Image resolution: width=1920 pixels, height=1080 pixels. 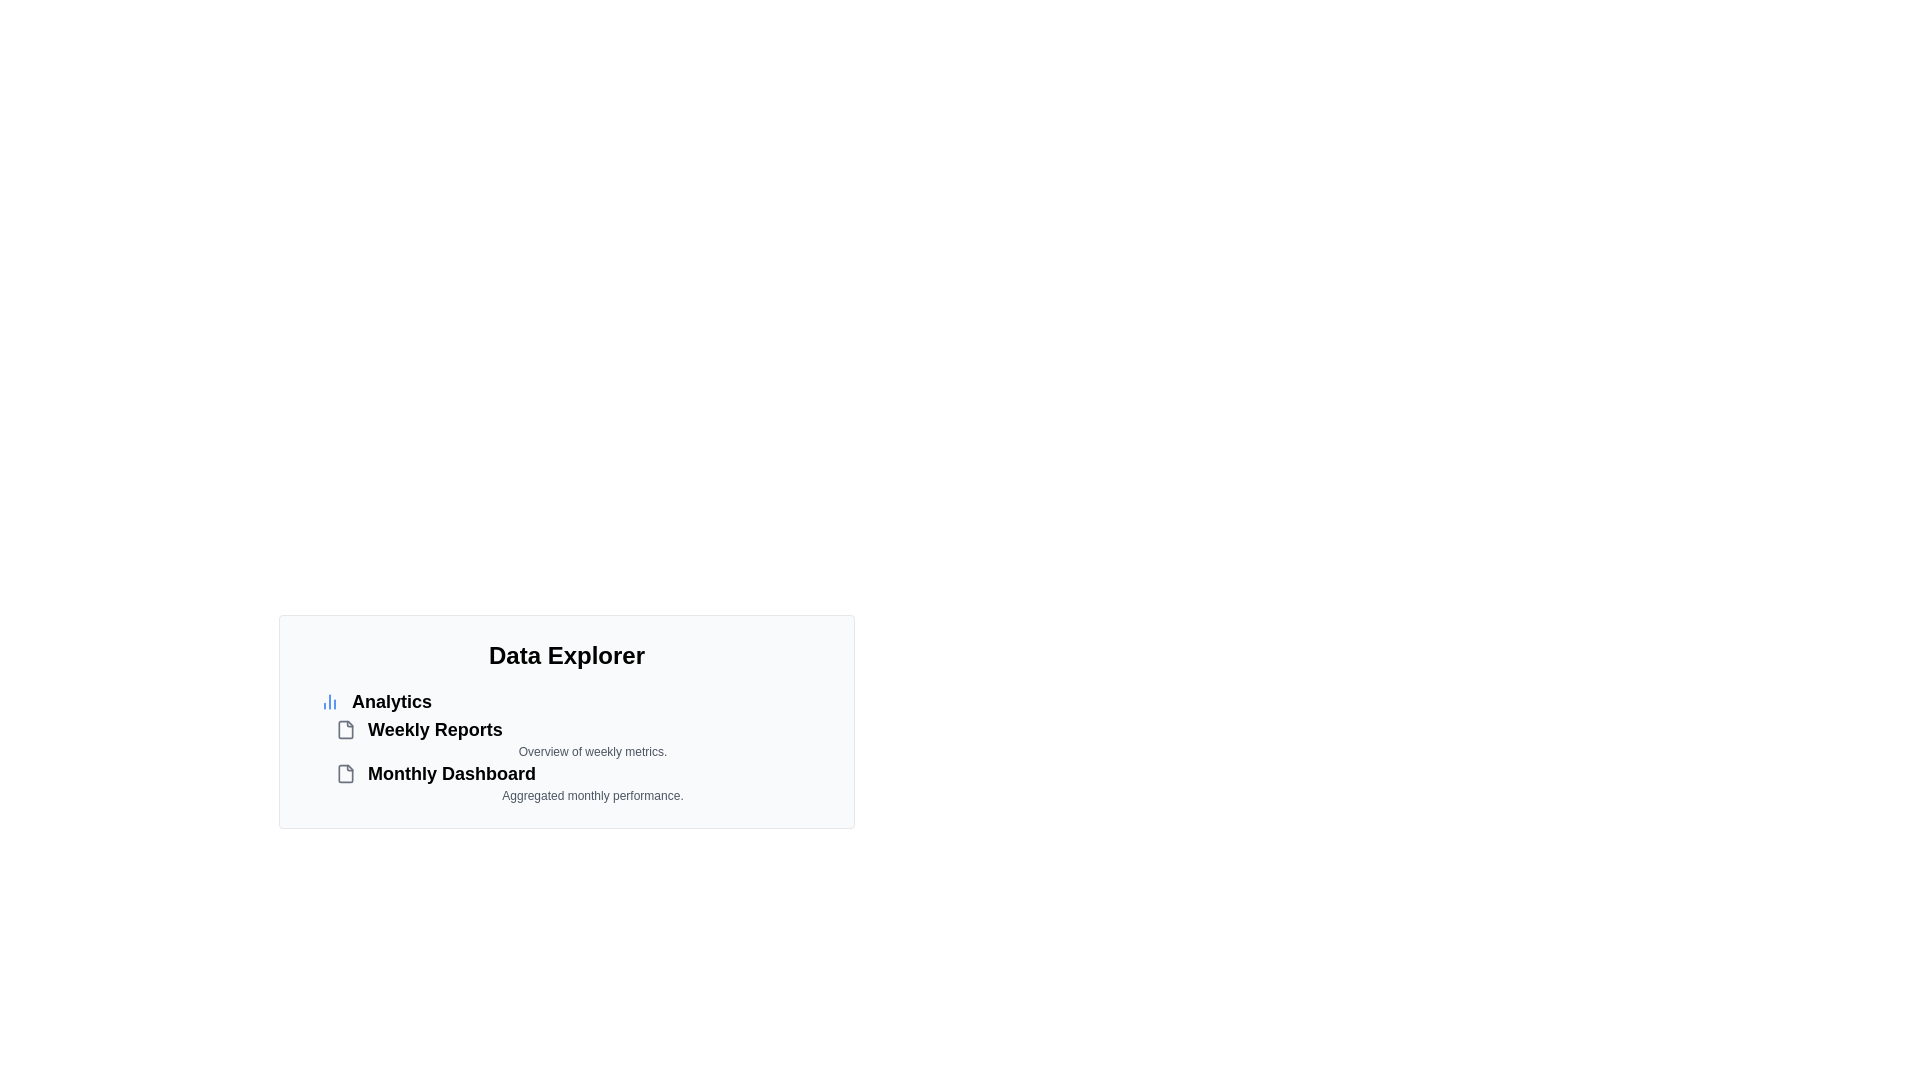 I want to click on the Text block containing 'AnalyticsWeekly ReportsOverview' located under the 'Data Explorer' section, so click(x=574, y=745).